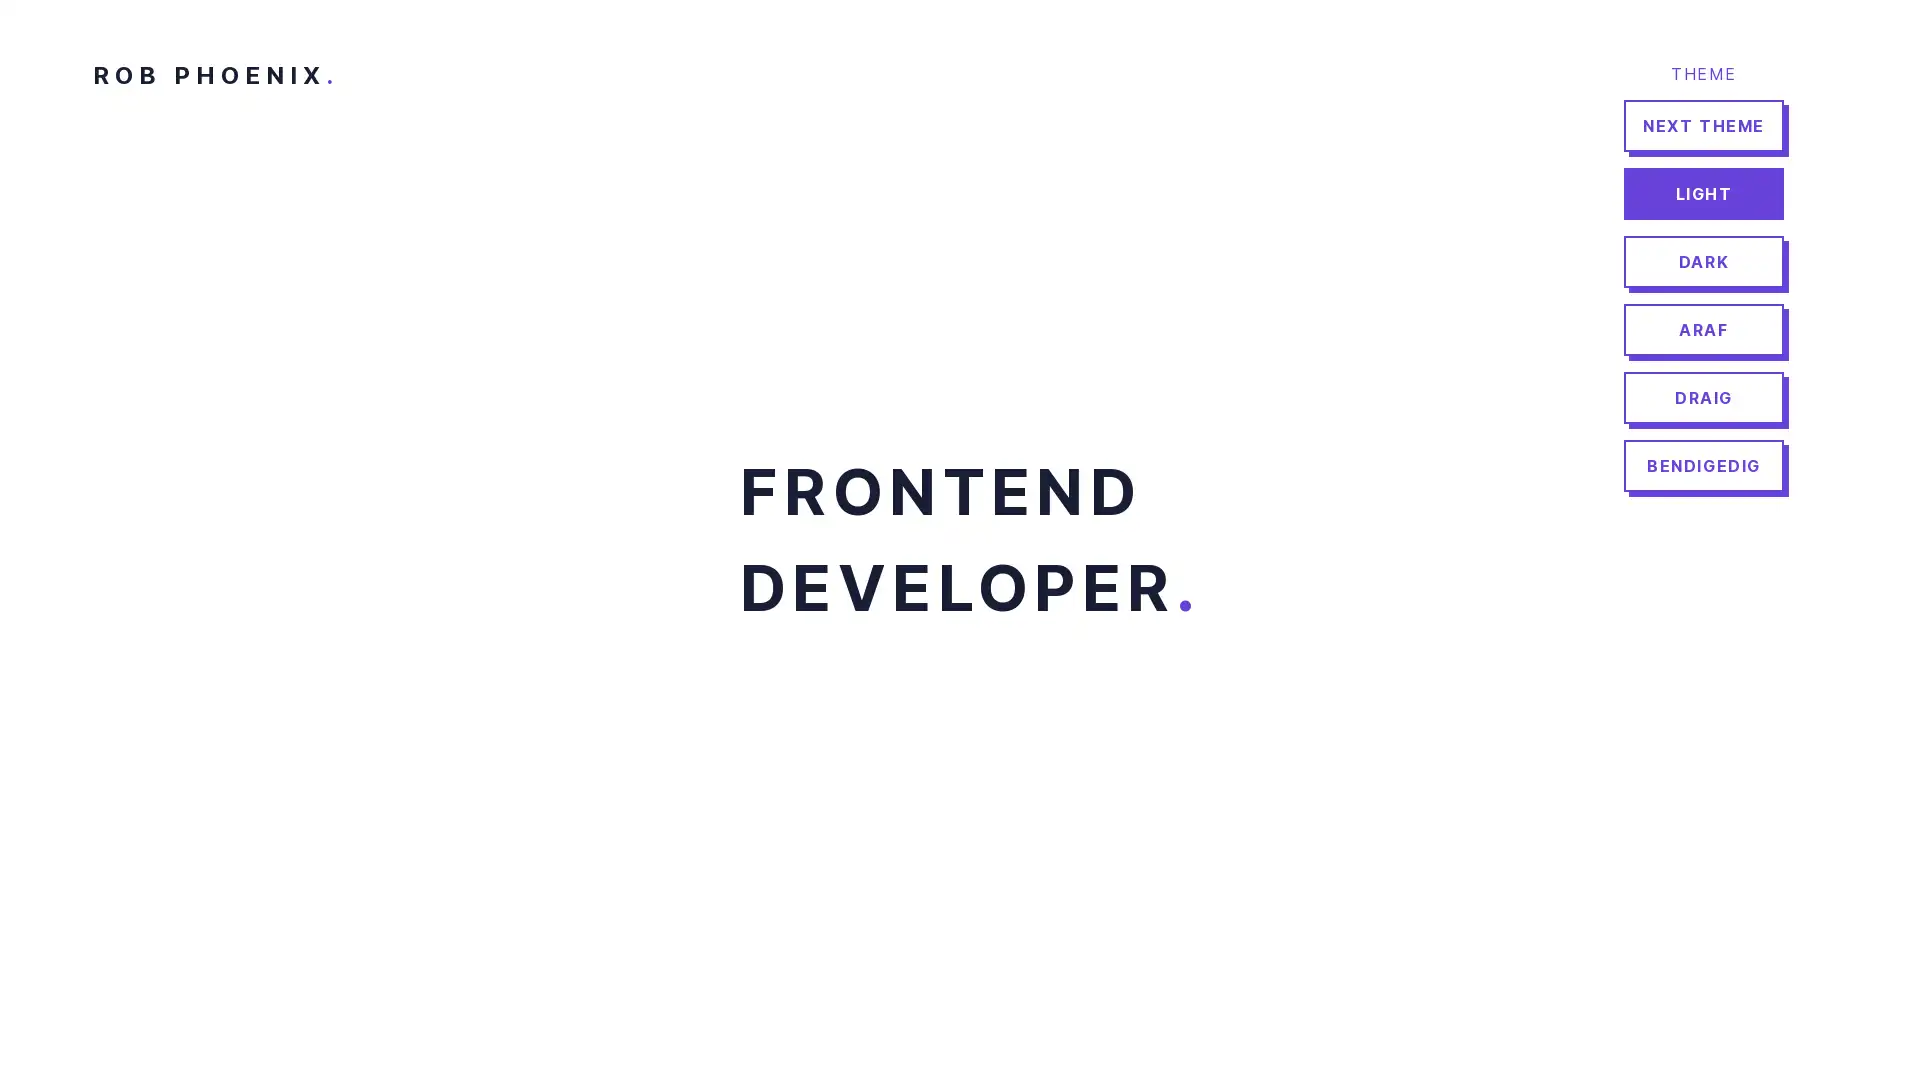 The height and width of the screenshot is (1080, 1920). I want to click on NEXT THEME, so click(1703, 126).